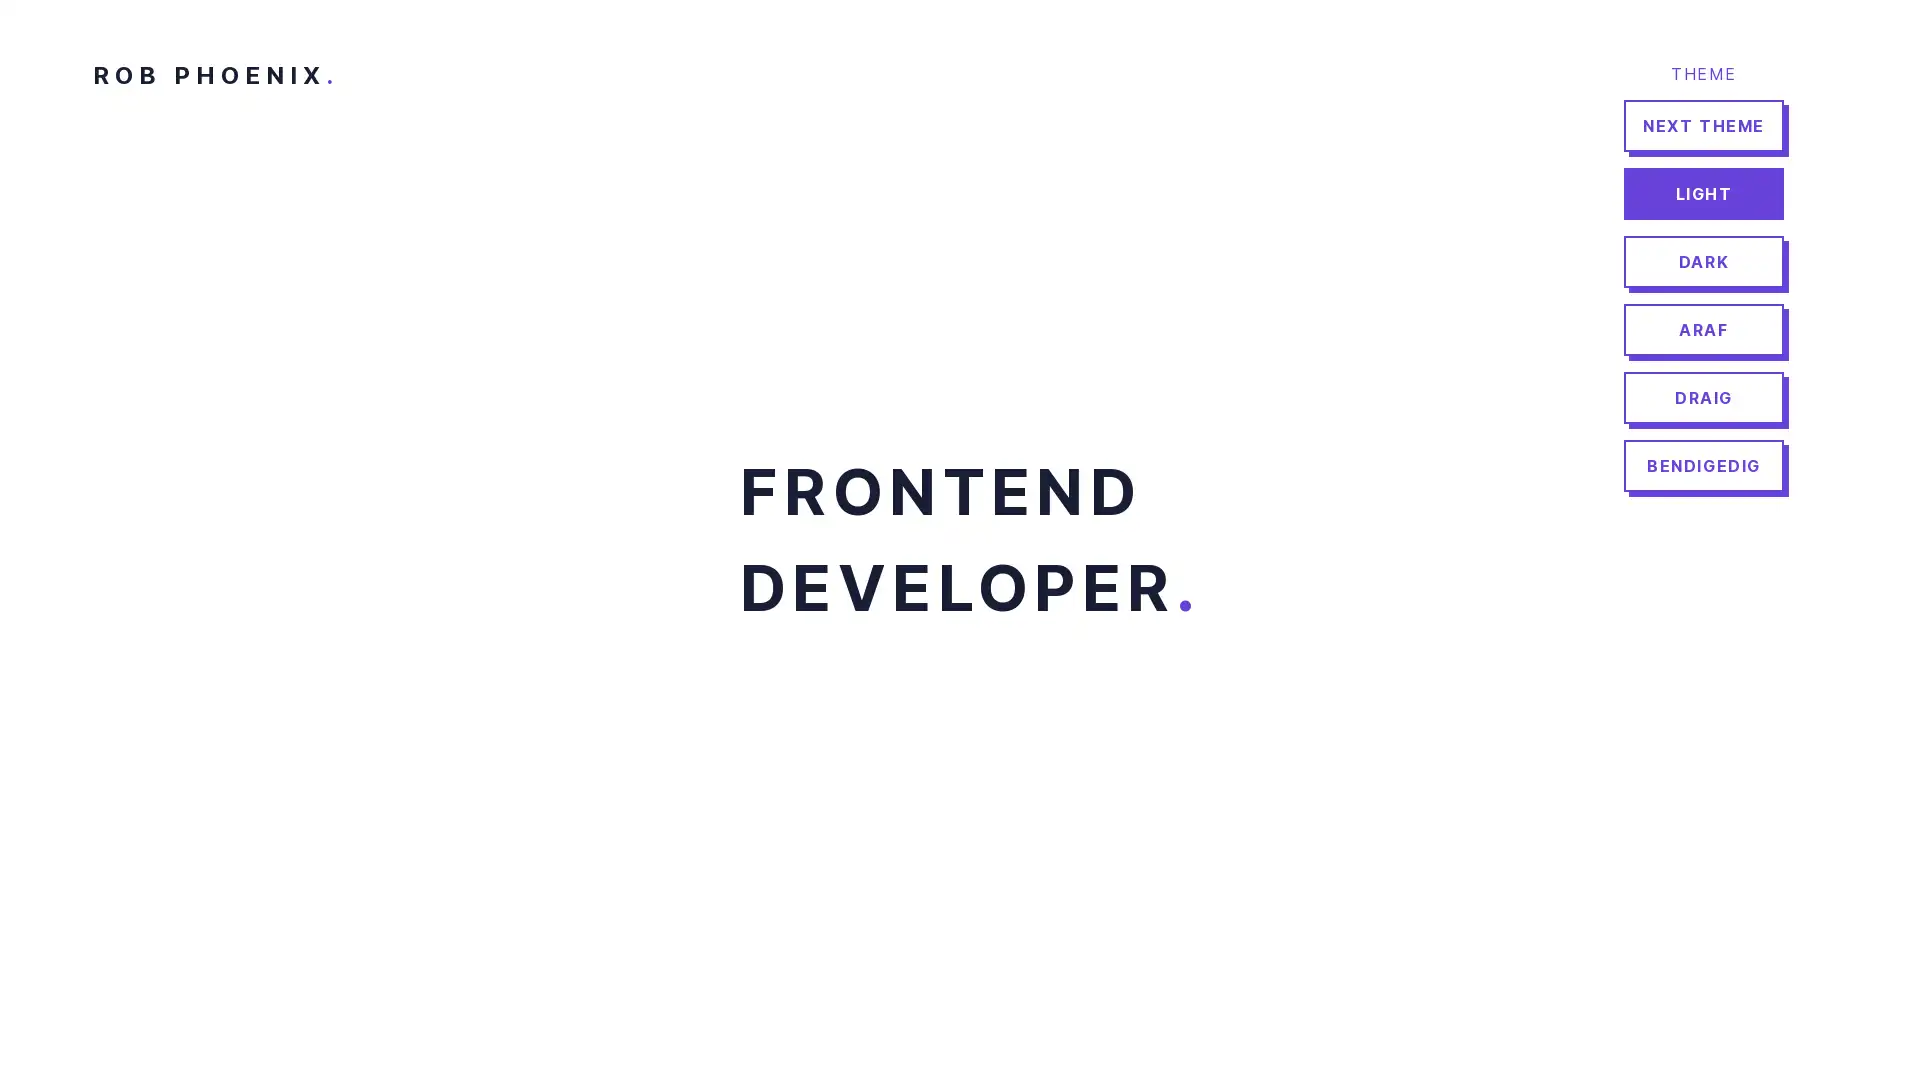 The height and width of the screenshot is (1080, 1920). I want to click on NEXT THEME, so click(1703, 126).